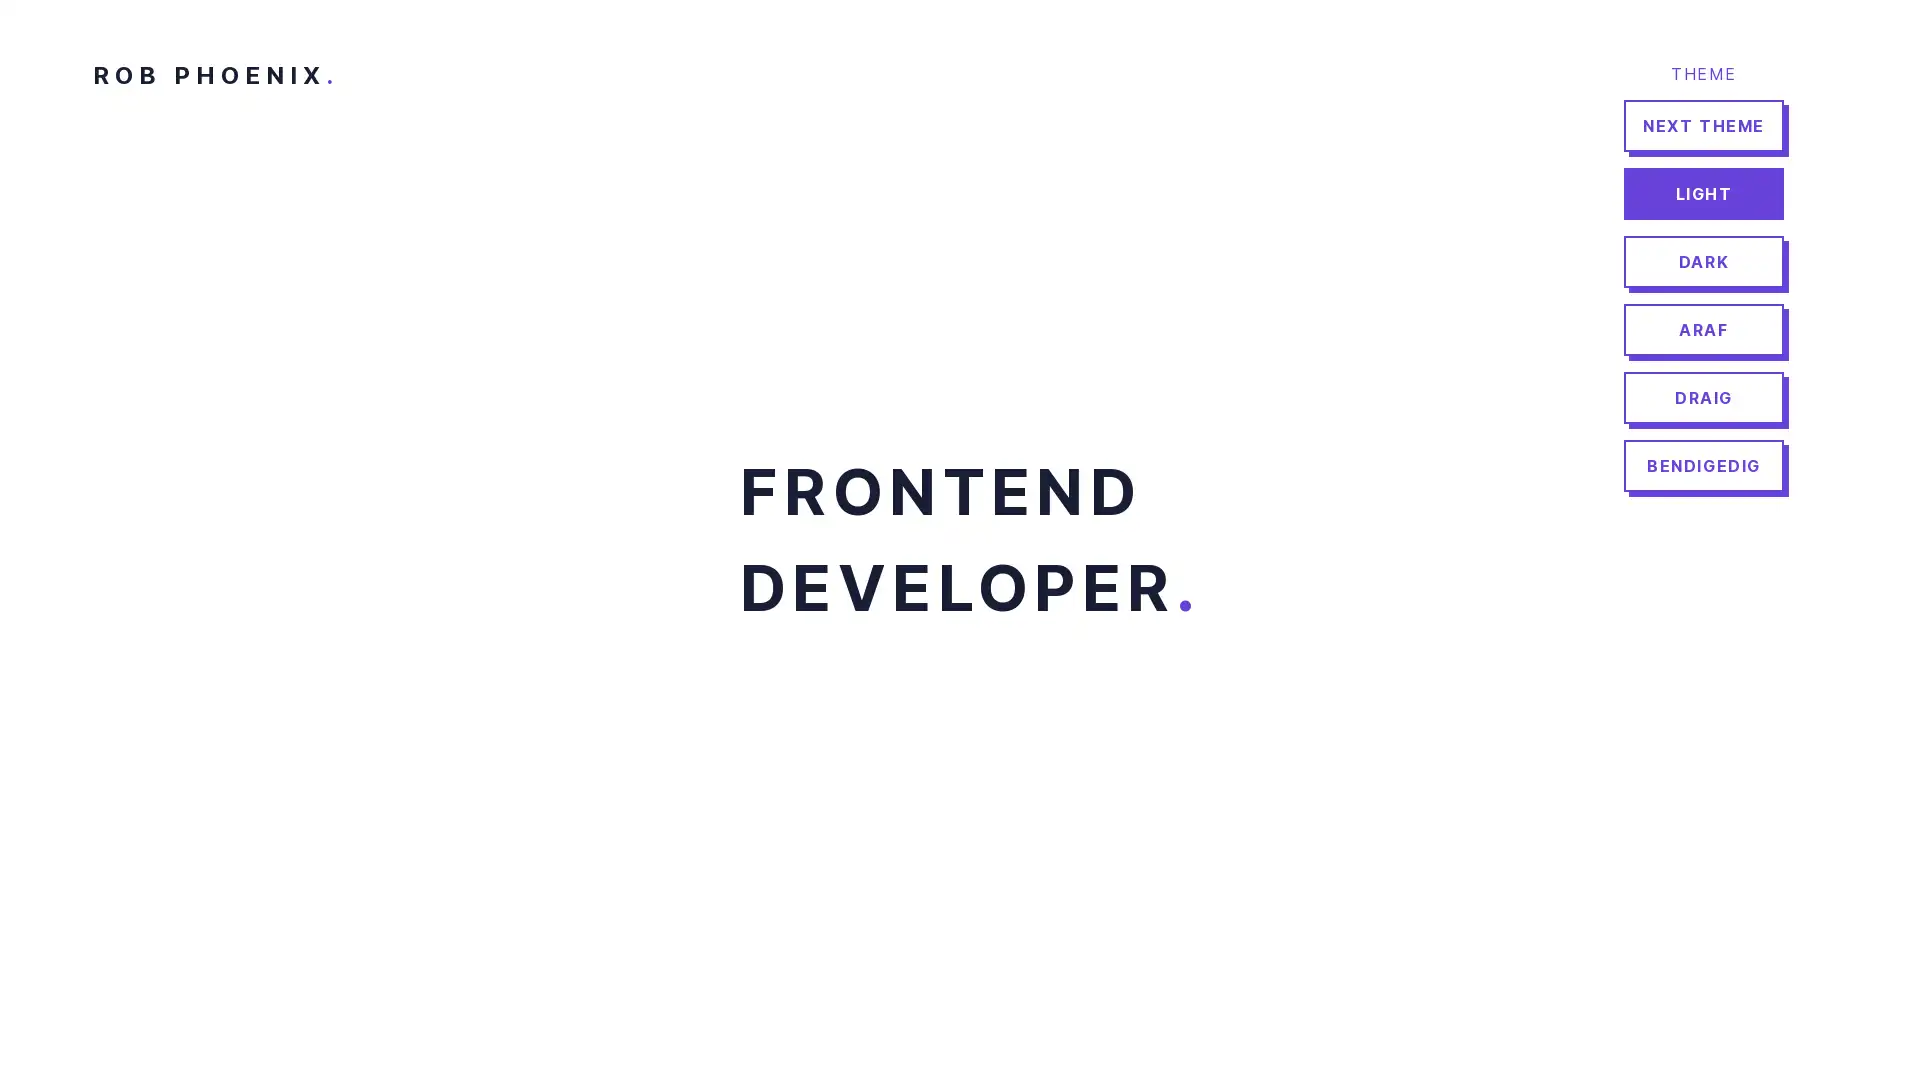 The height and width of the screenshot is (1080, 1920). I want to click on NEXT THEME, so click(1703, 126).